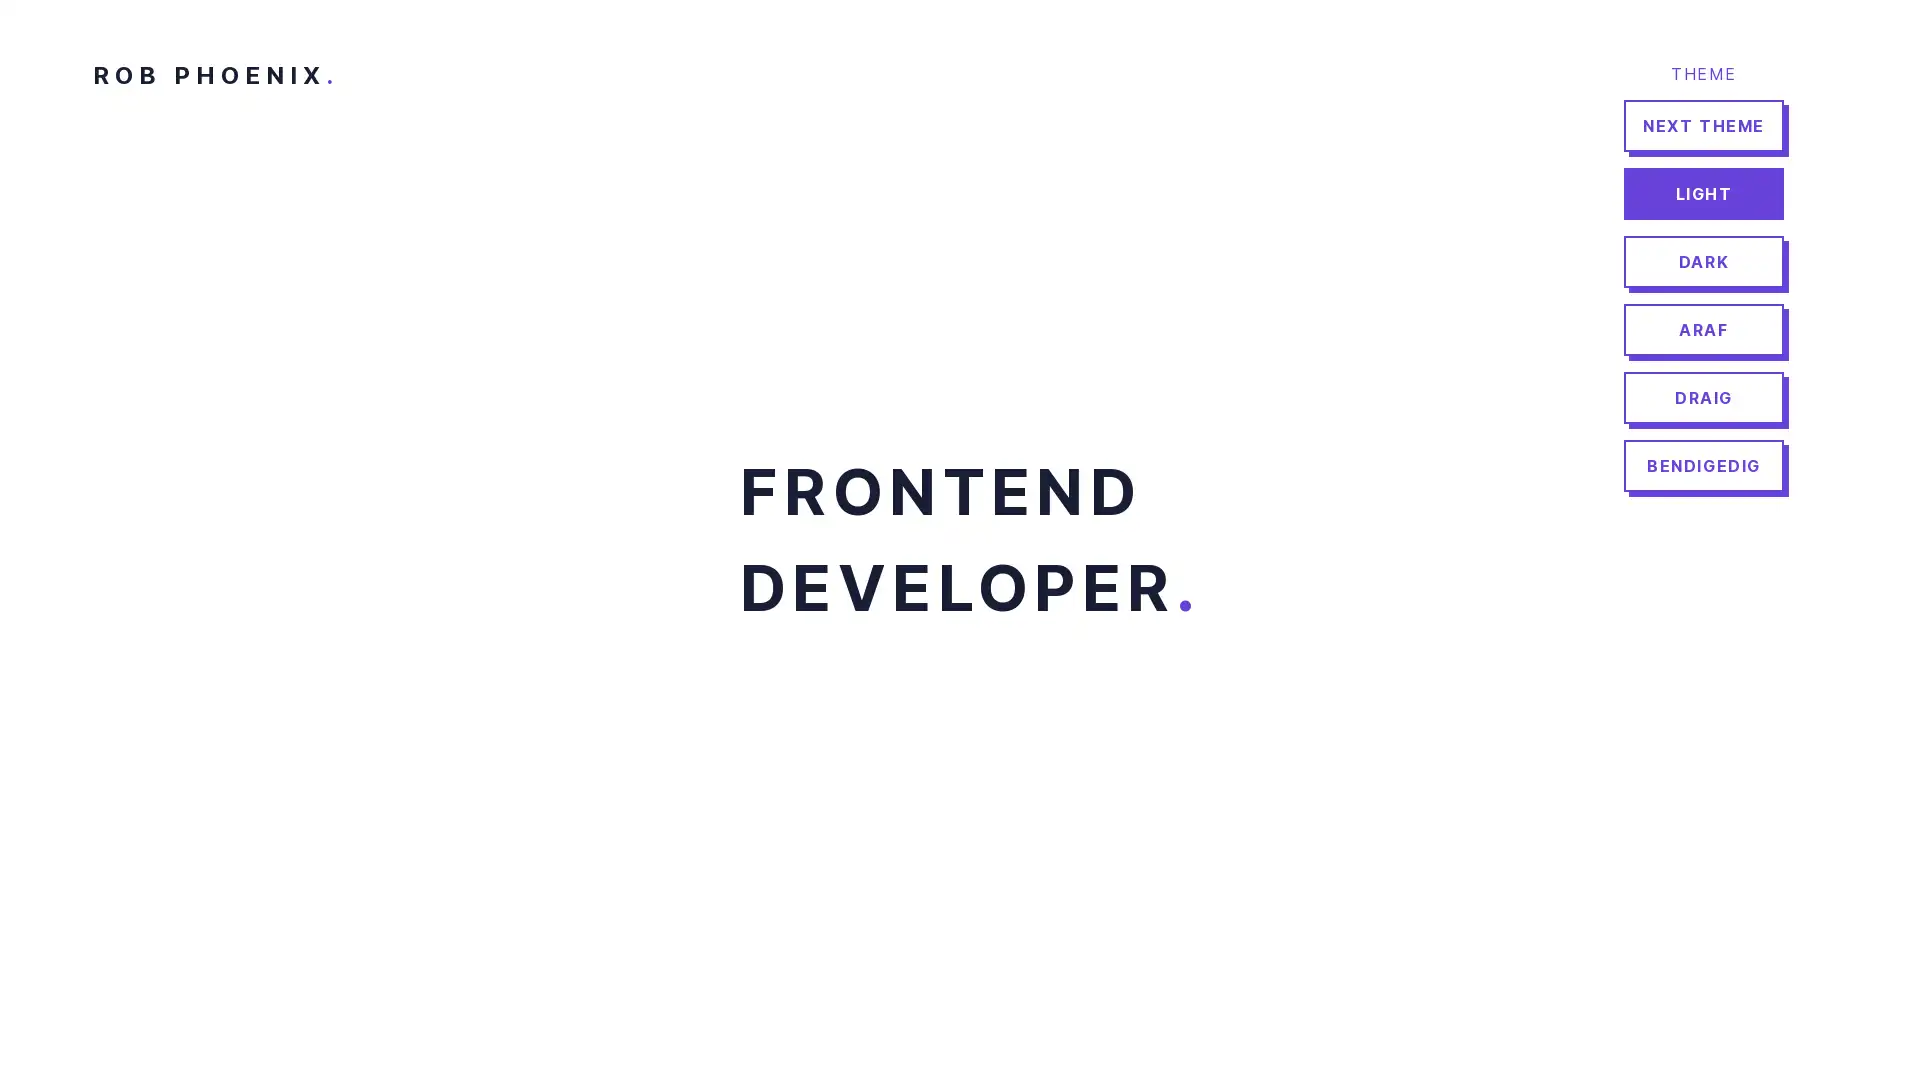 The height and width of the screenshot is (1080, 1920). I want to click on NEXT THEME, so click(1703, 126).